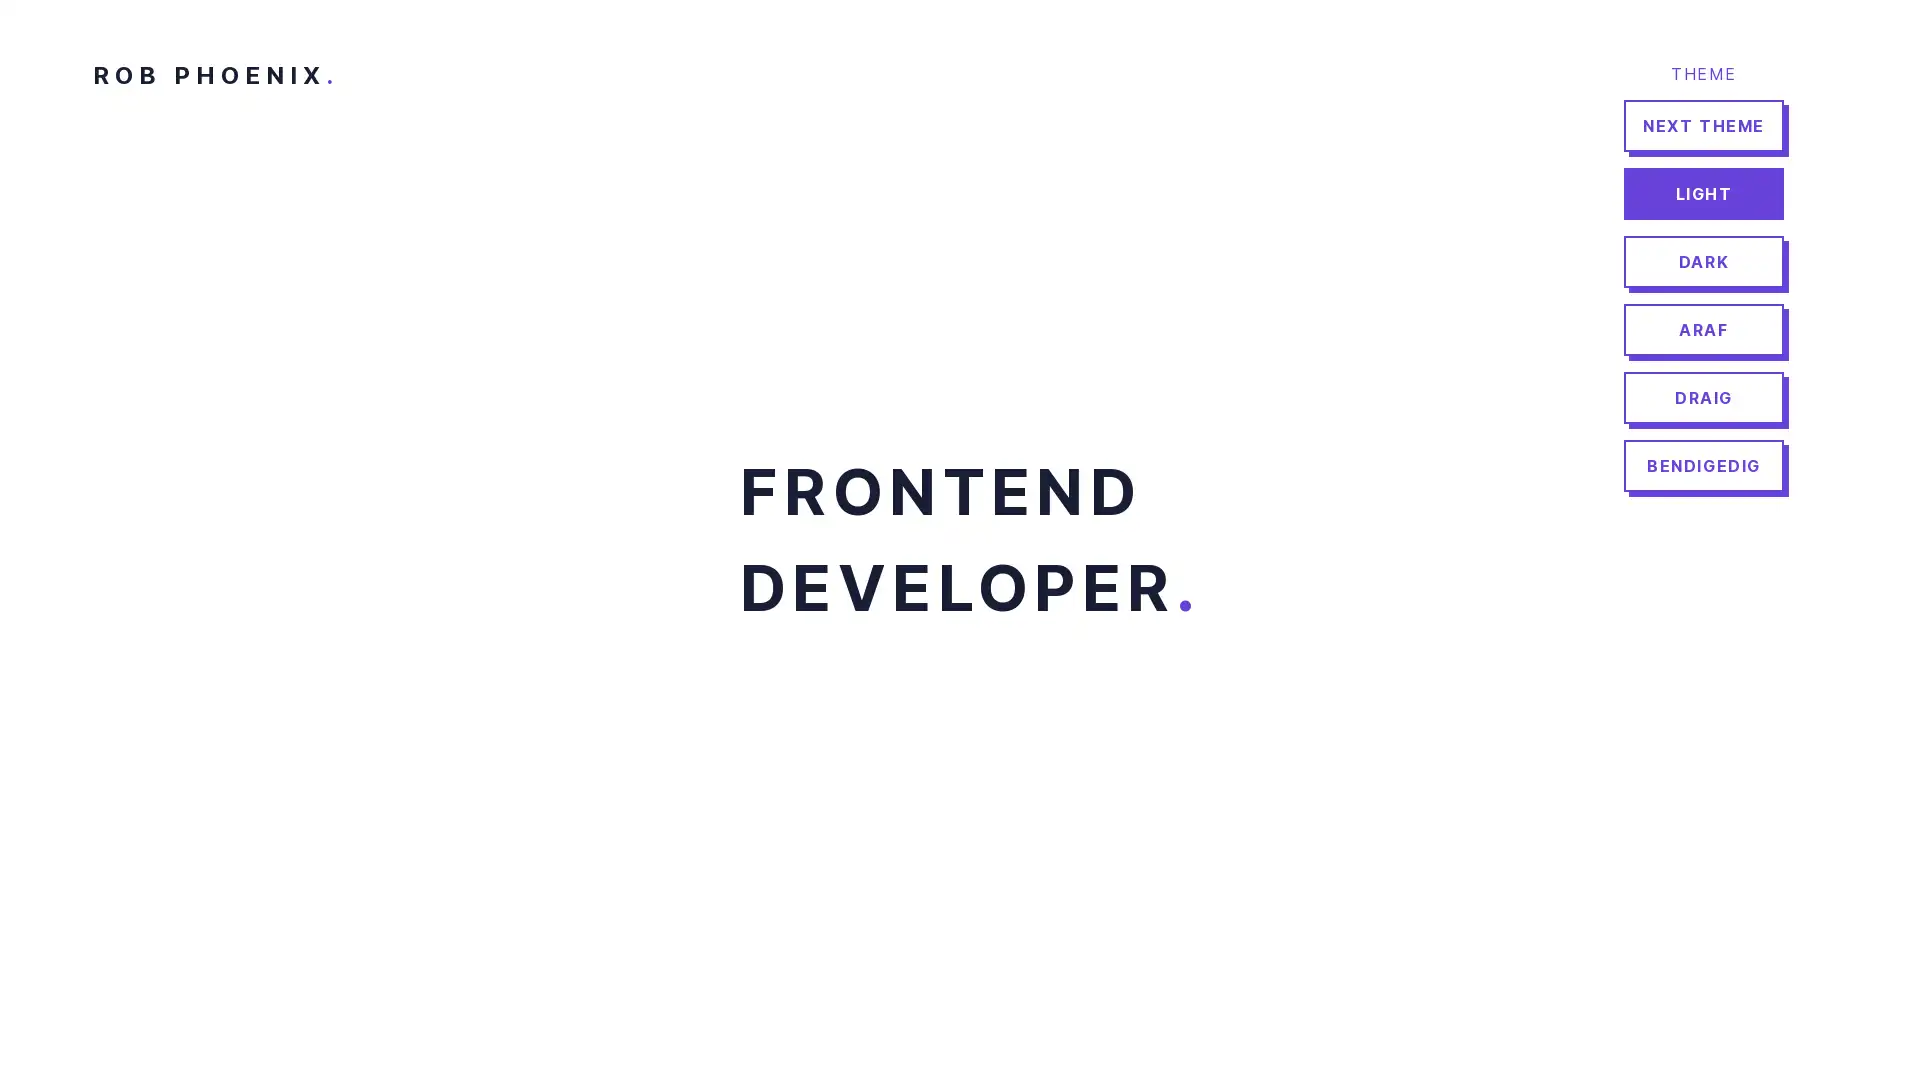 The height and width of the screenshot is (1080, 1920). I want to click on NEXT THEME, so click(1703, 126).